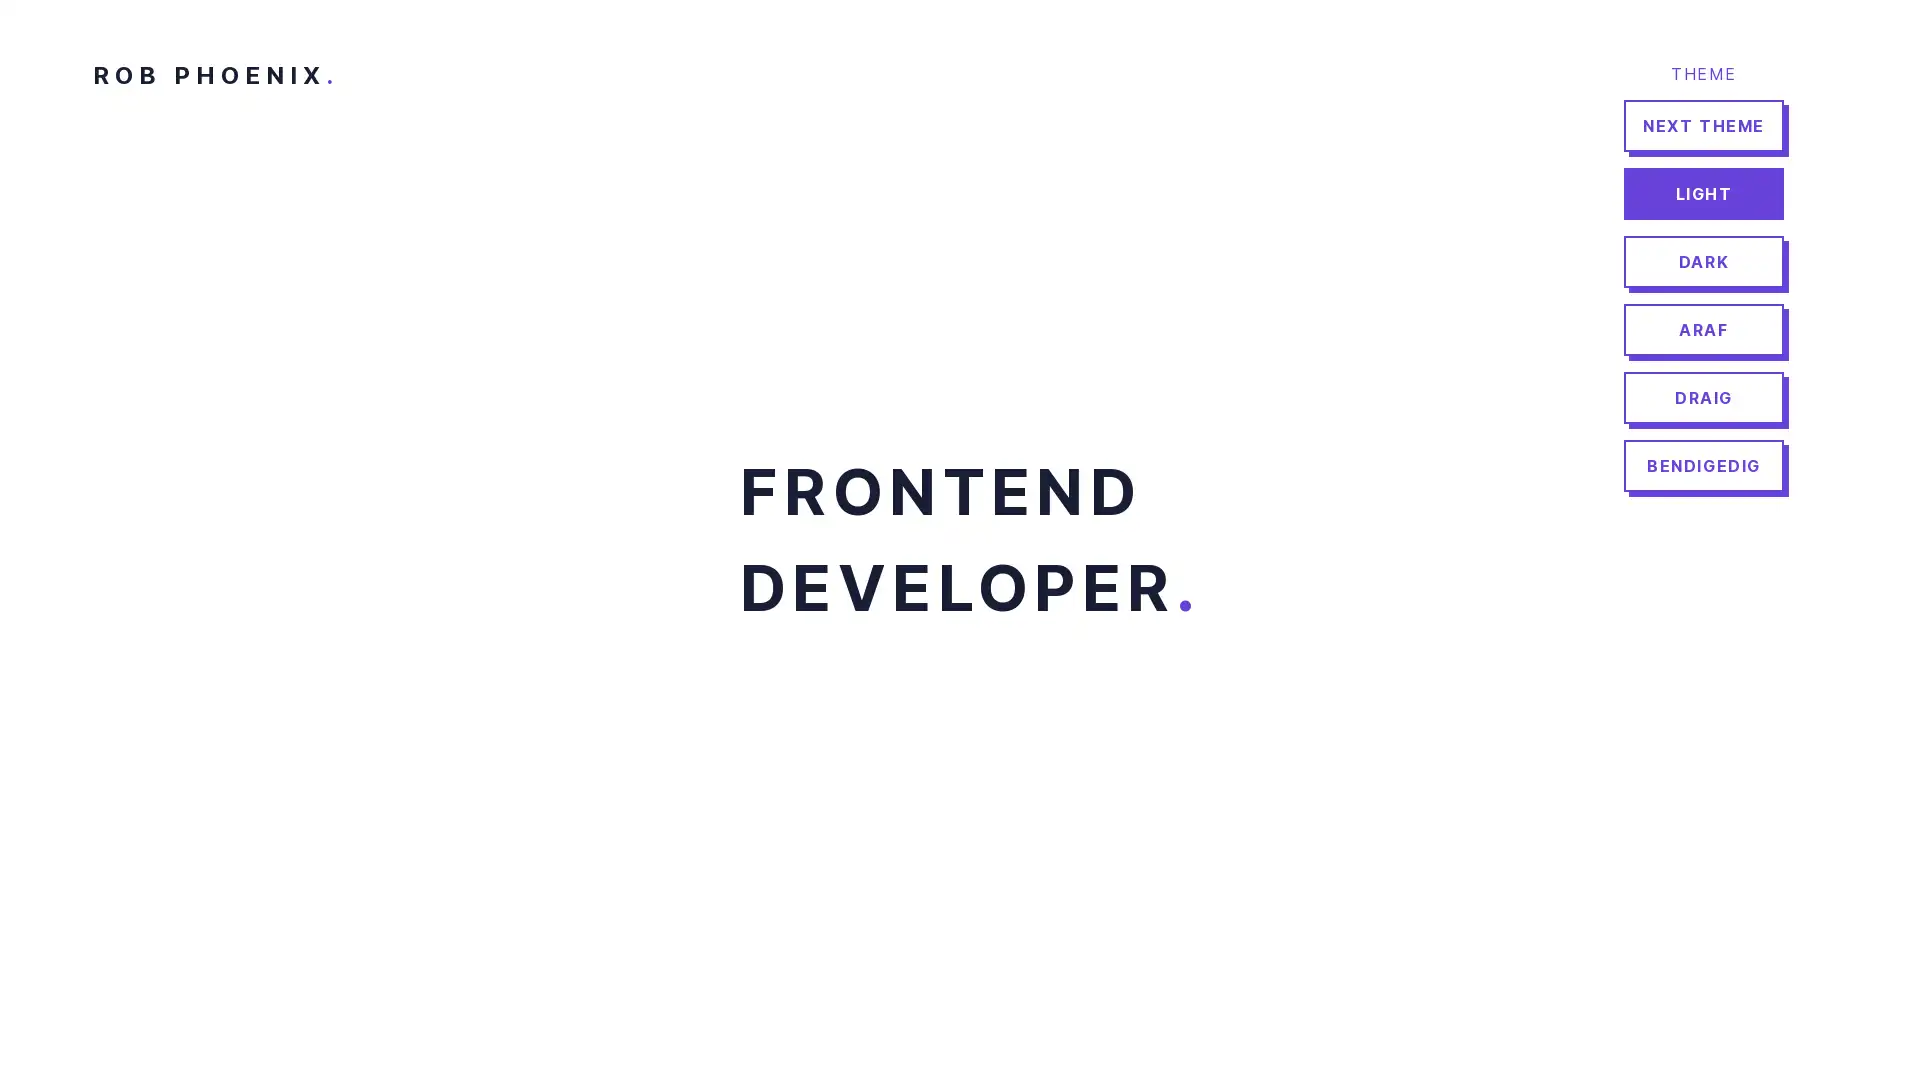 The height and width of the screenshot is (1080, 1920). I want to click on NEXT THEME, so click(1703, 126).